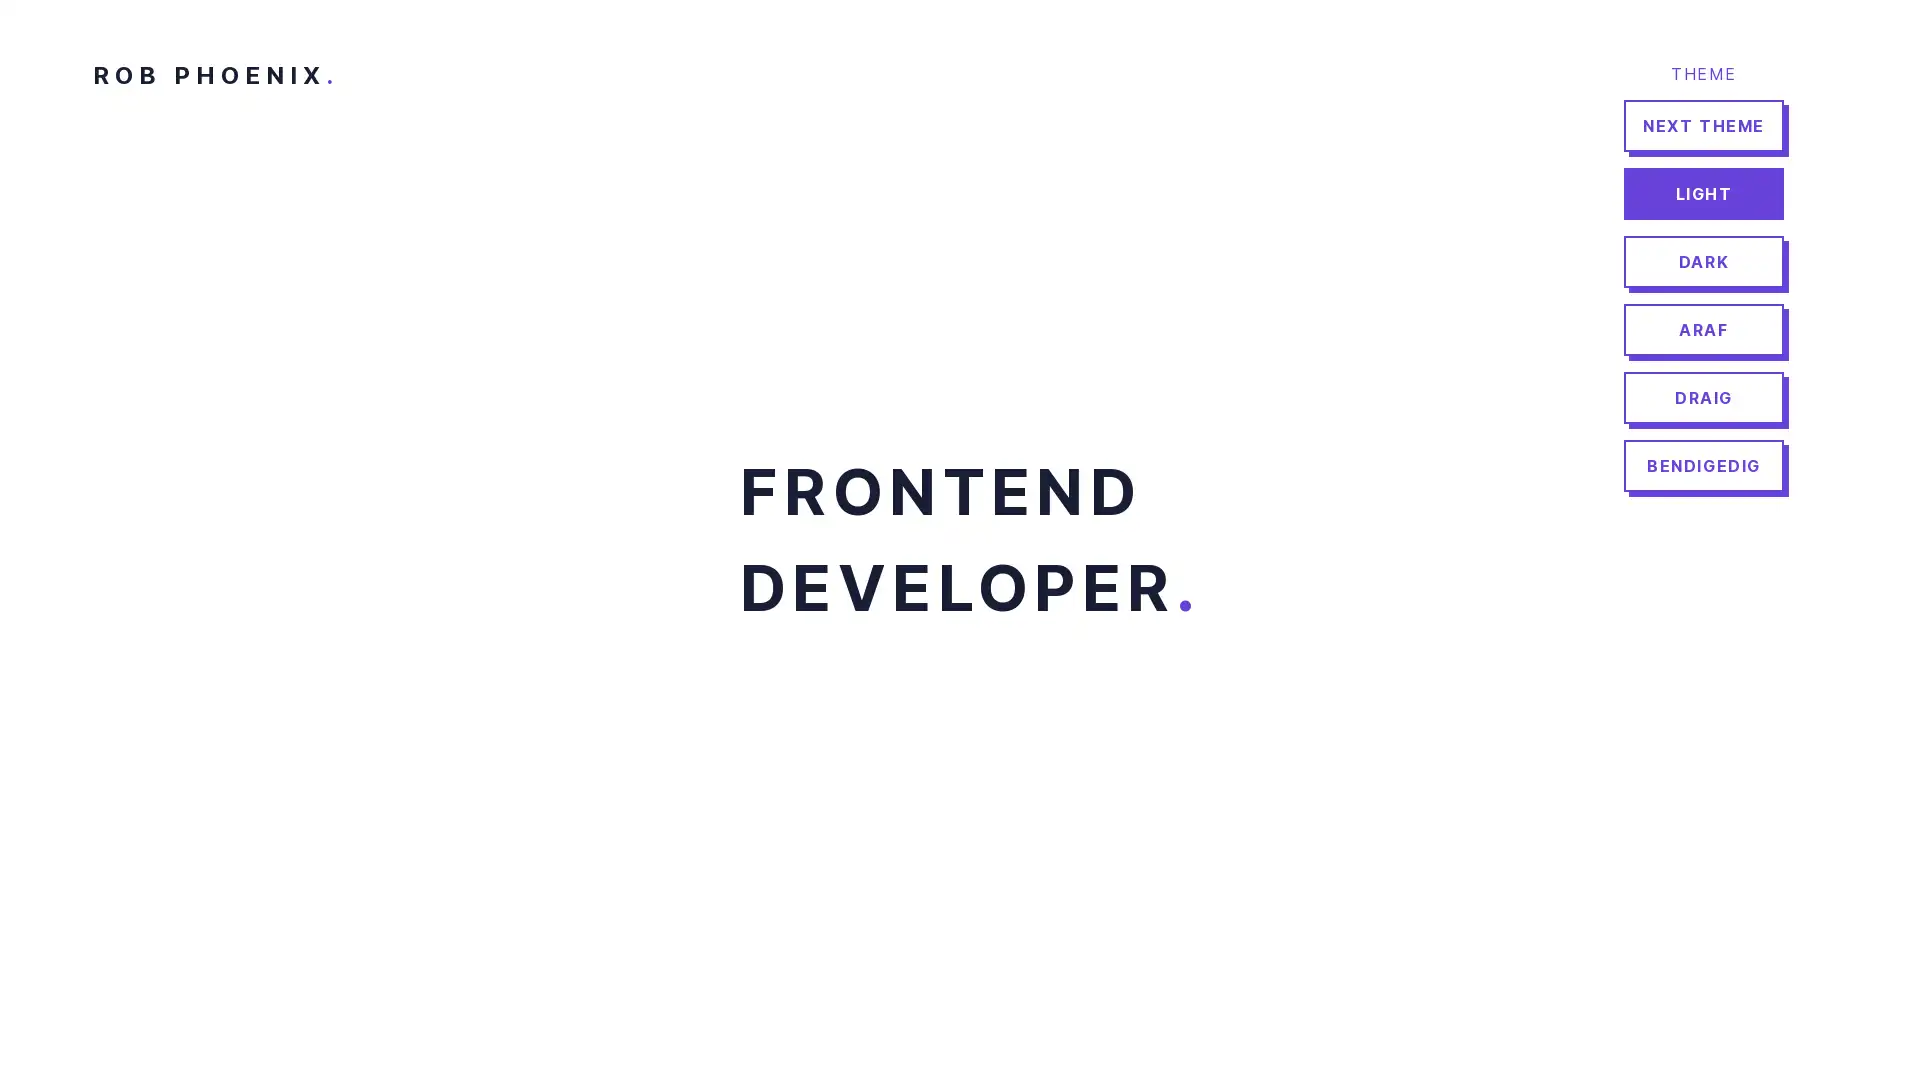 The height and width of the screenshot is (1080, 1920). I want to click on NEXT THEME, so click(1703, 126).